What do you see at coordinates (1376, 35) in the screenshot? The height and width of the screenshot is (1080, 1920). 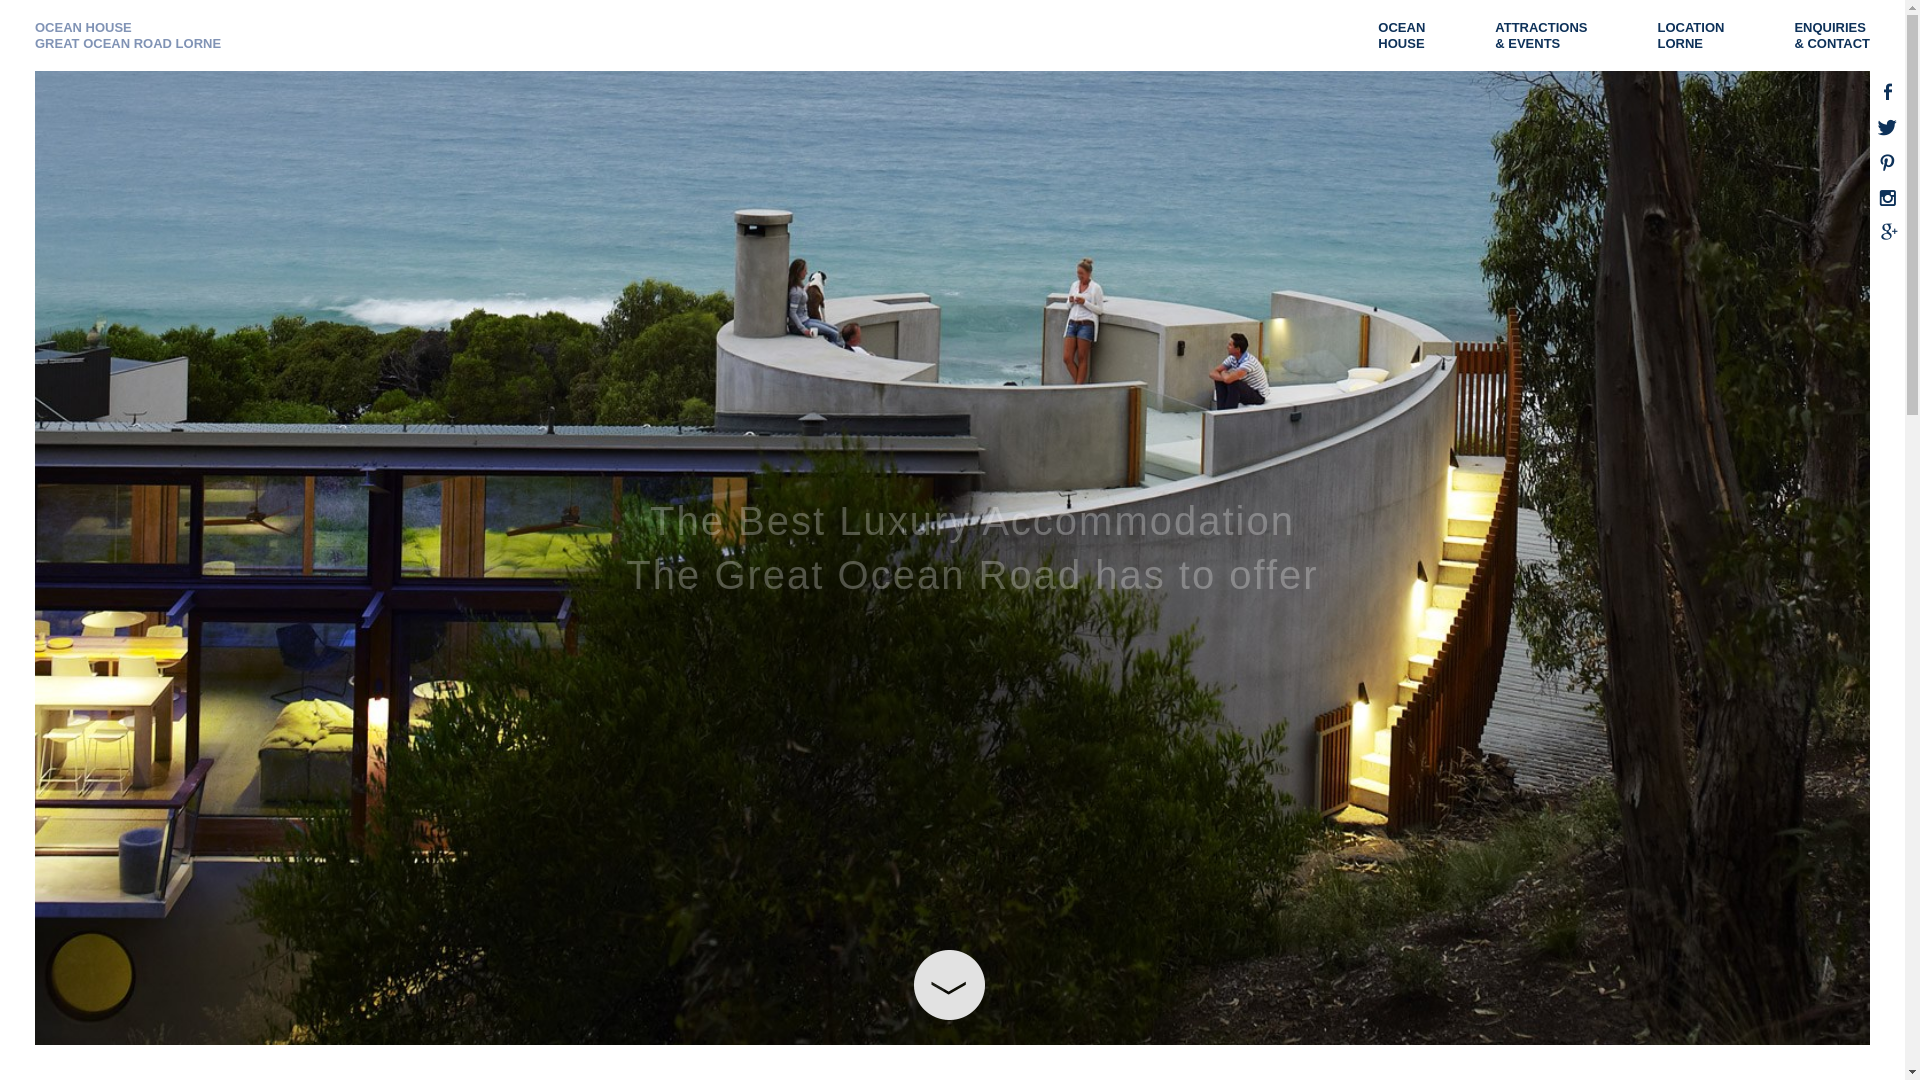 I see `'OCEAN` at bounding box center [1376, 35].